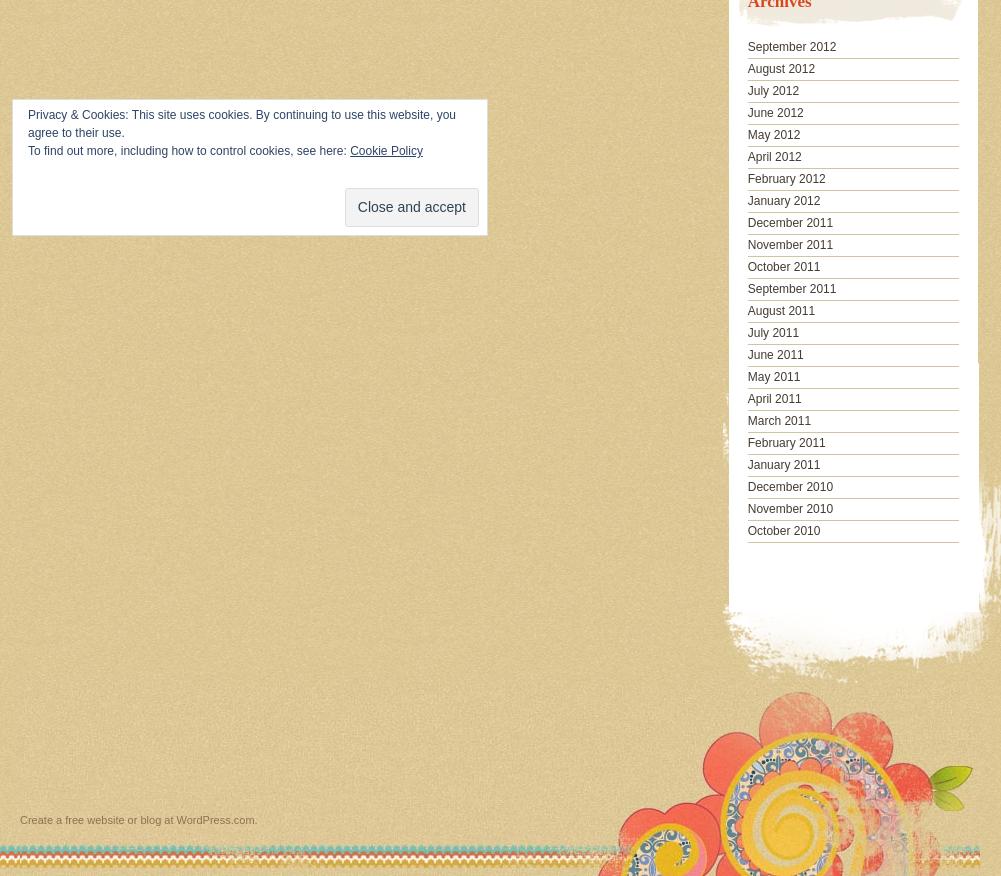 This screenshot has height=876, width=1001. Describe the element at coordinates (384, 150) in the screenshot. I see `'Cookie Policy'` at that location.